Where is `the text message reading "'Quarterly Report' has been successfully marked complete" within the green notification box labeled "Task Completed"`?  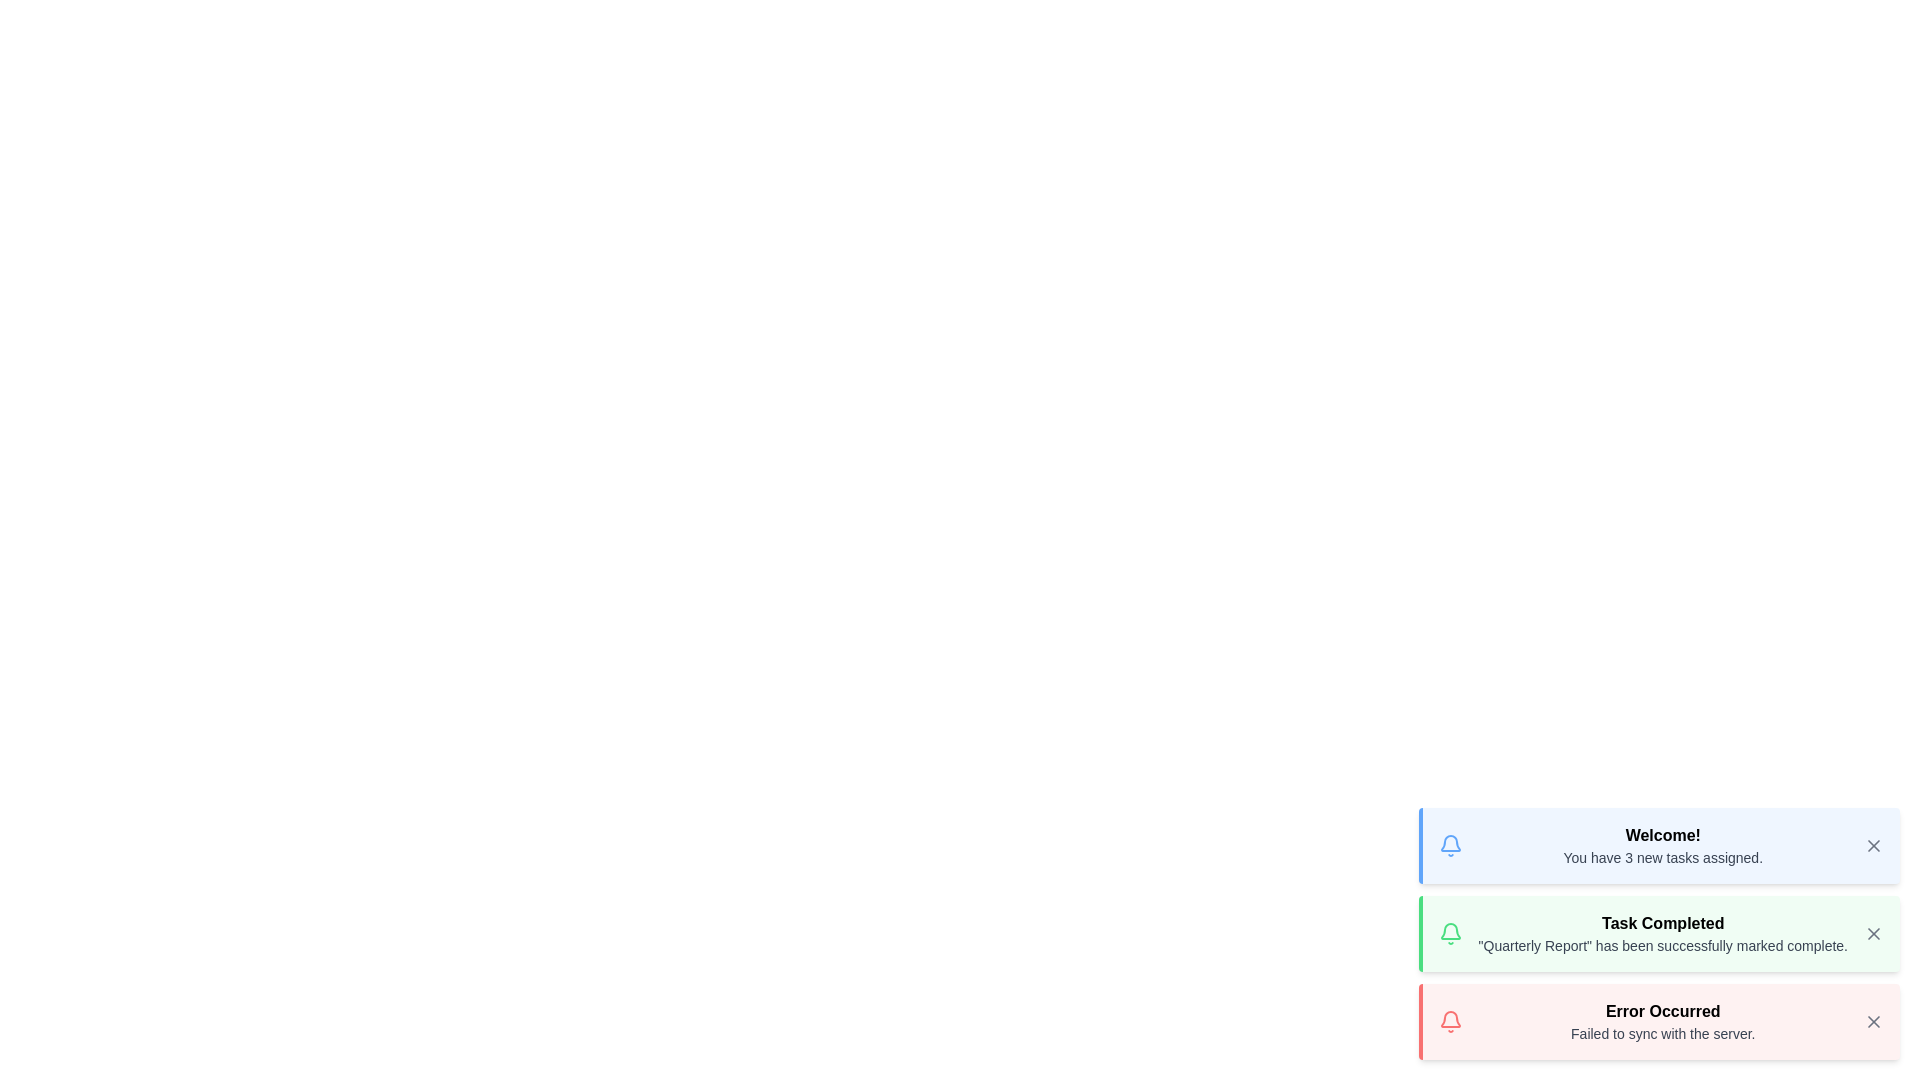
the text message reading "'Quarterly Report' has been successfully marked complete" within the green notification box labeled "Task Completed" is located at coordinates (1663, 945).